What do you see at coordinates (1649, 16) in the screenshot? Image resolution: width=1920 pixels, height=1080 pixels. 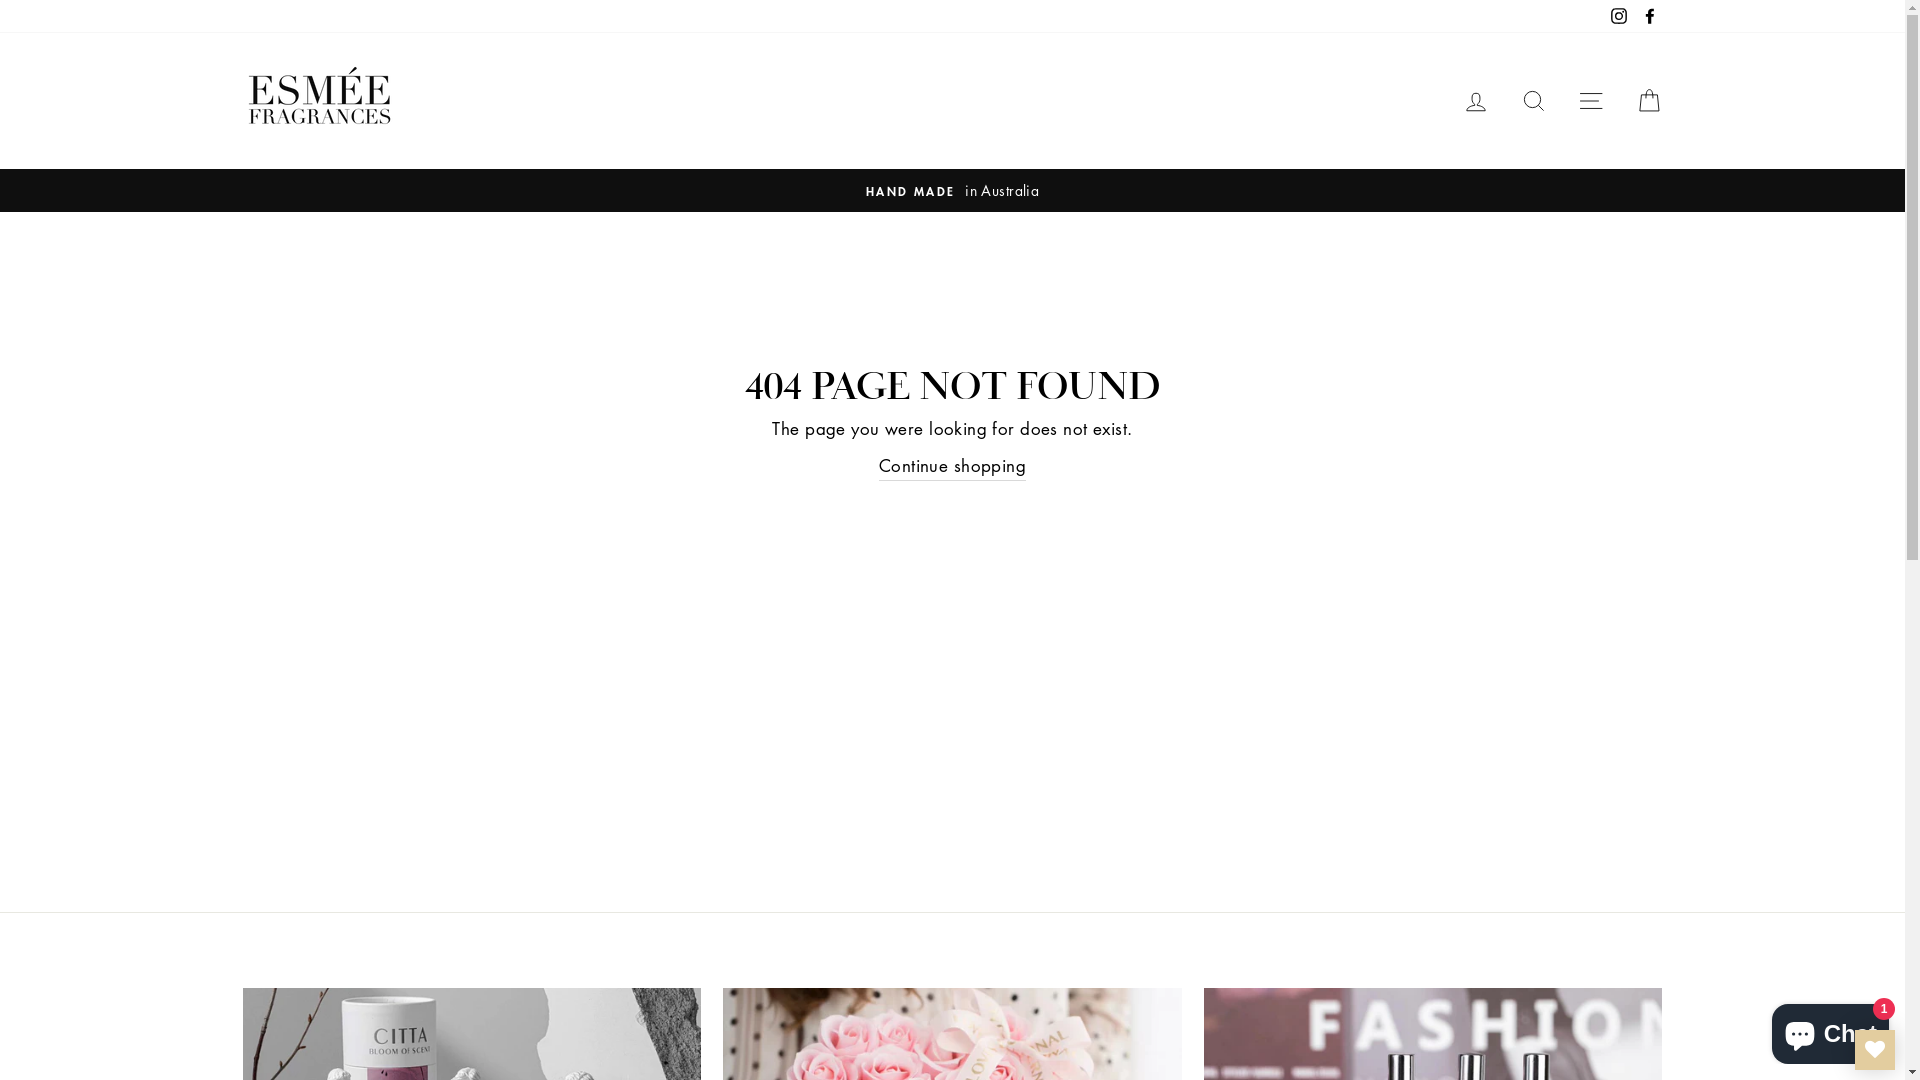 I see `'Facebook'` at bounding box center [1649, 16].